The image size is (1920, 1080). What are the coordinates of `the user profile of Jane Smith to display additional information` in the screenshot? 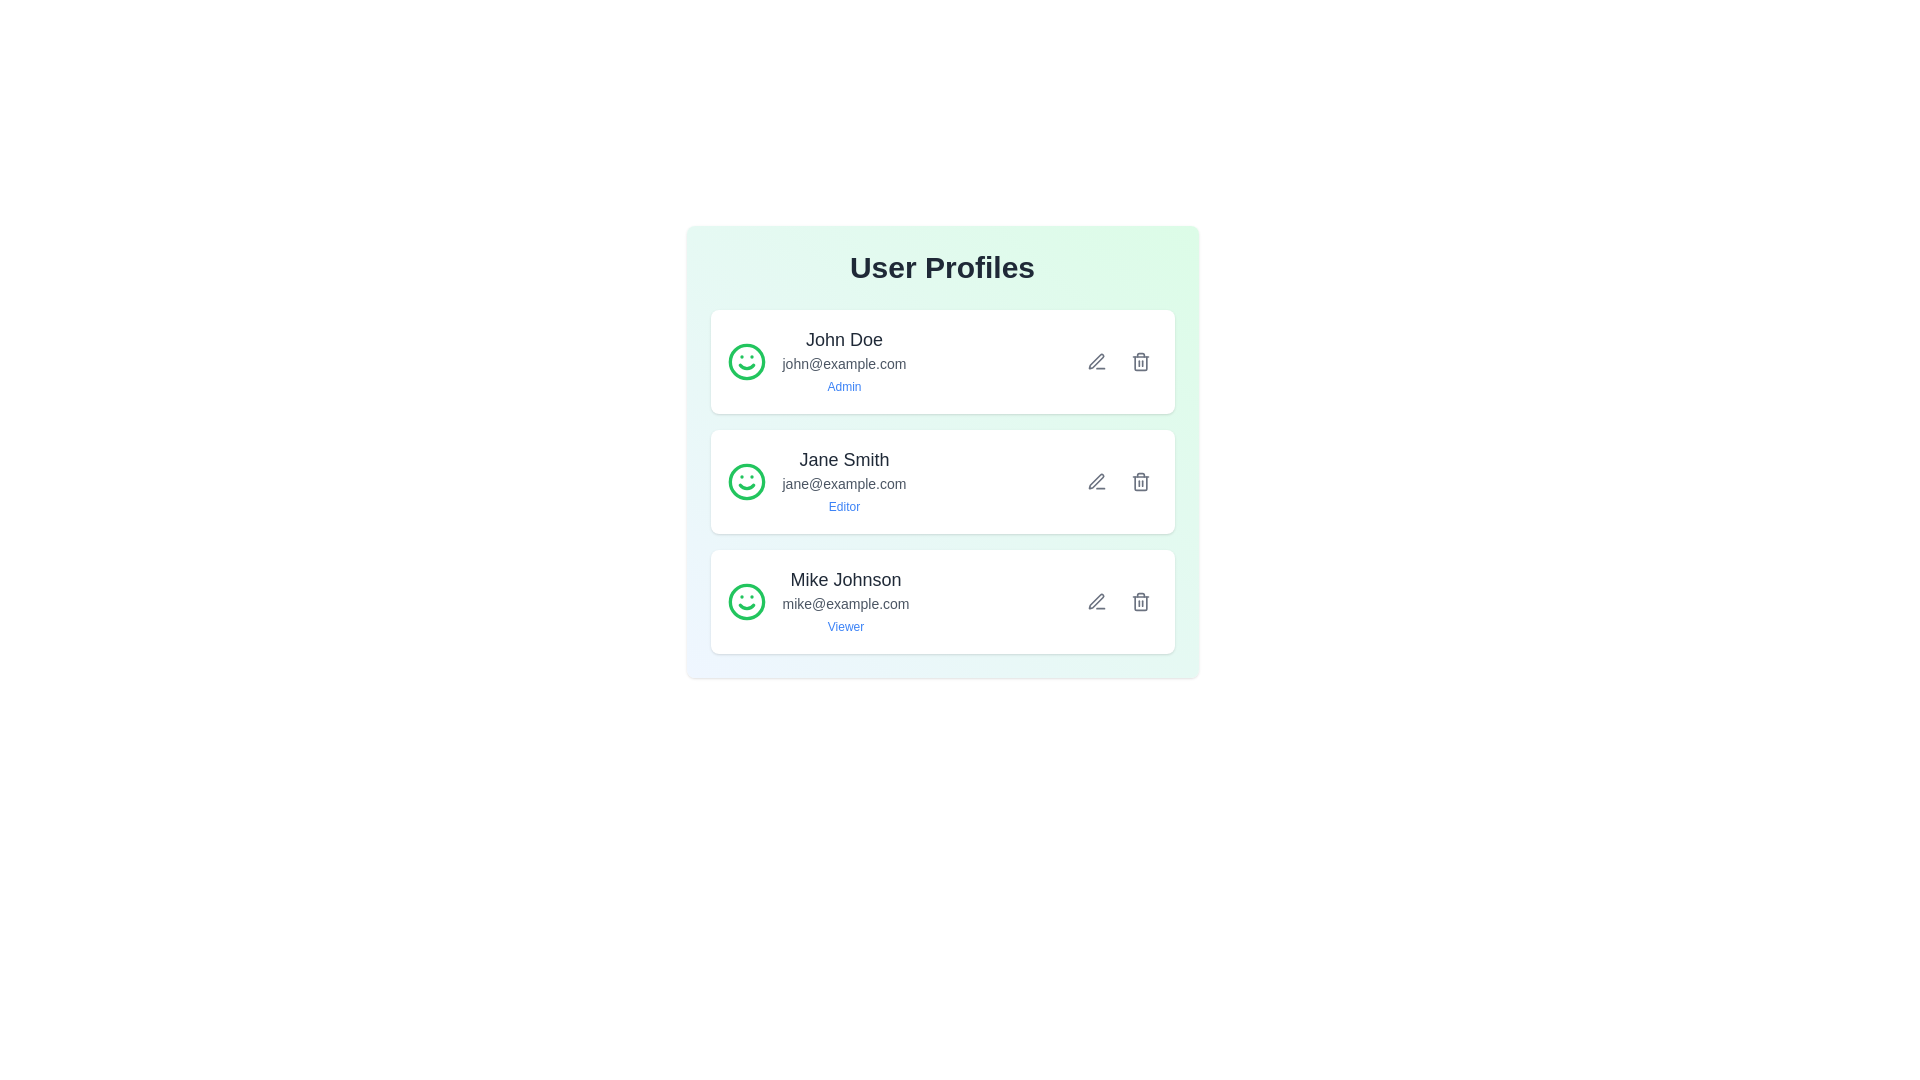 It's located at (816, 482).